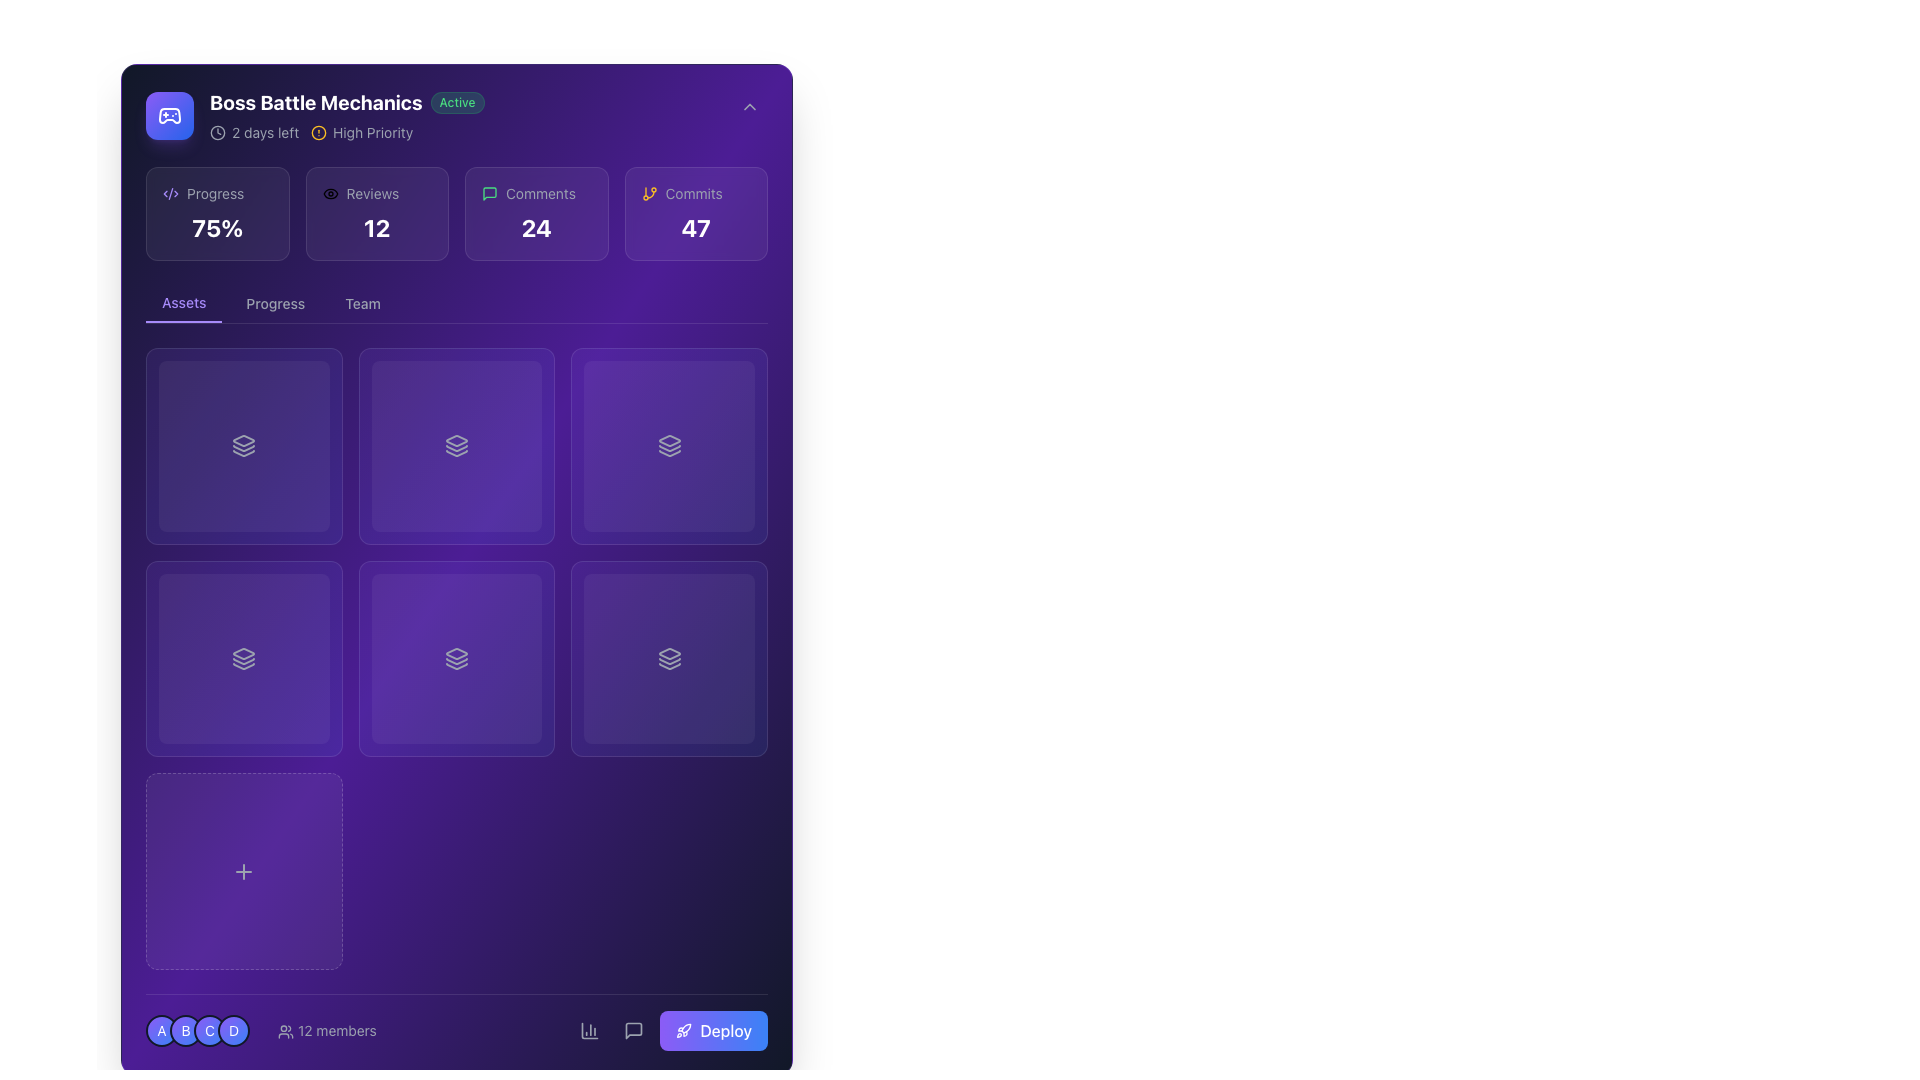 This screenshot has height=1080, width=1920. What do you see at coordinates (171, 193) in the screenshot?
I see `the central diagonal line in the three-part graphic icon located in the top-right region of the 'Boss Battle Mechanics' section, which is near the numerical figures and labels such as '24' and 'Comments'` at bounding box center [171, 193].